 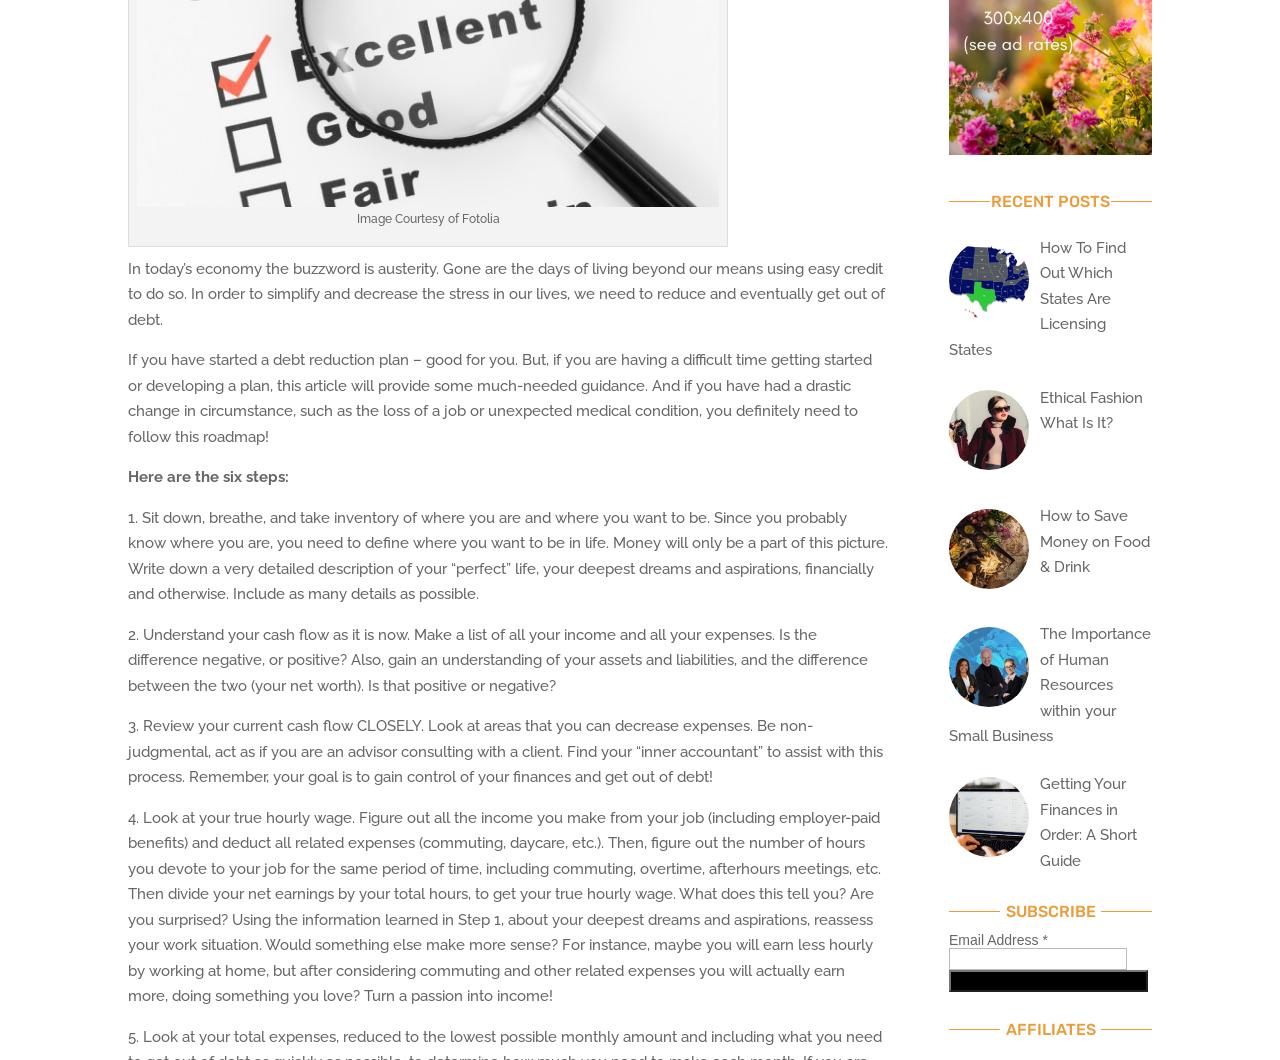 I want to click on '*', so click(x=1043, y=939).